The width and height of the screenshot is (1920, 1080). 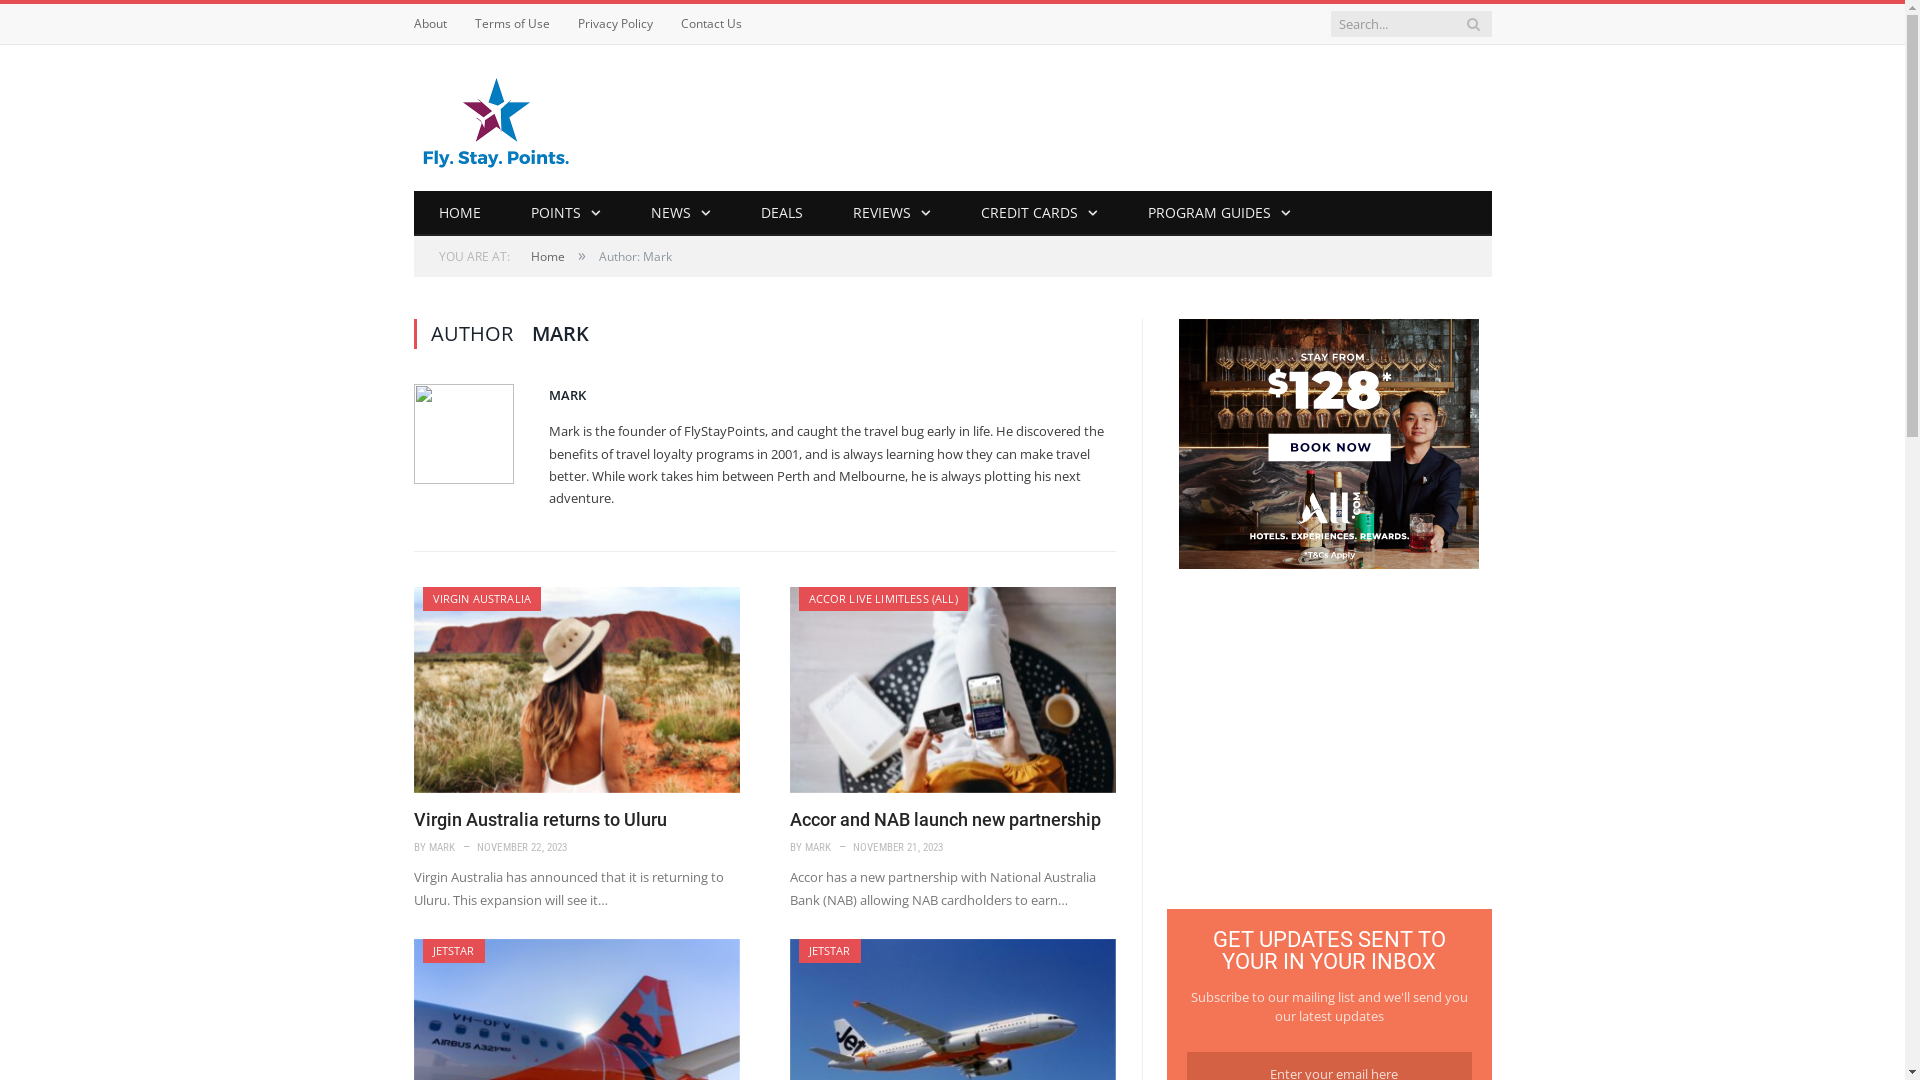 What do you see at coordinates (496, 117) in the screenshot?
I see `'Fly Stay Points'` at bounding box center [496, 117].